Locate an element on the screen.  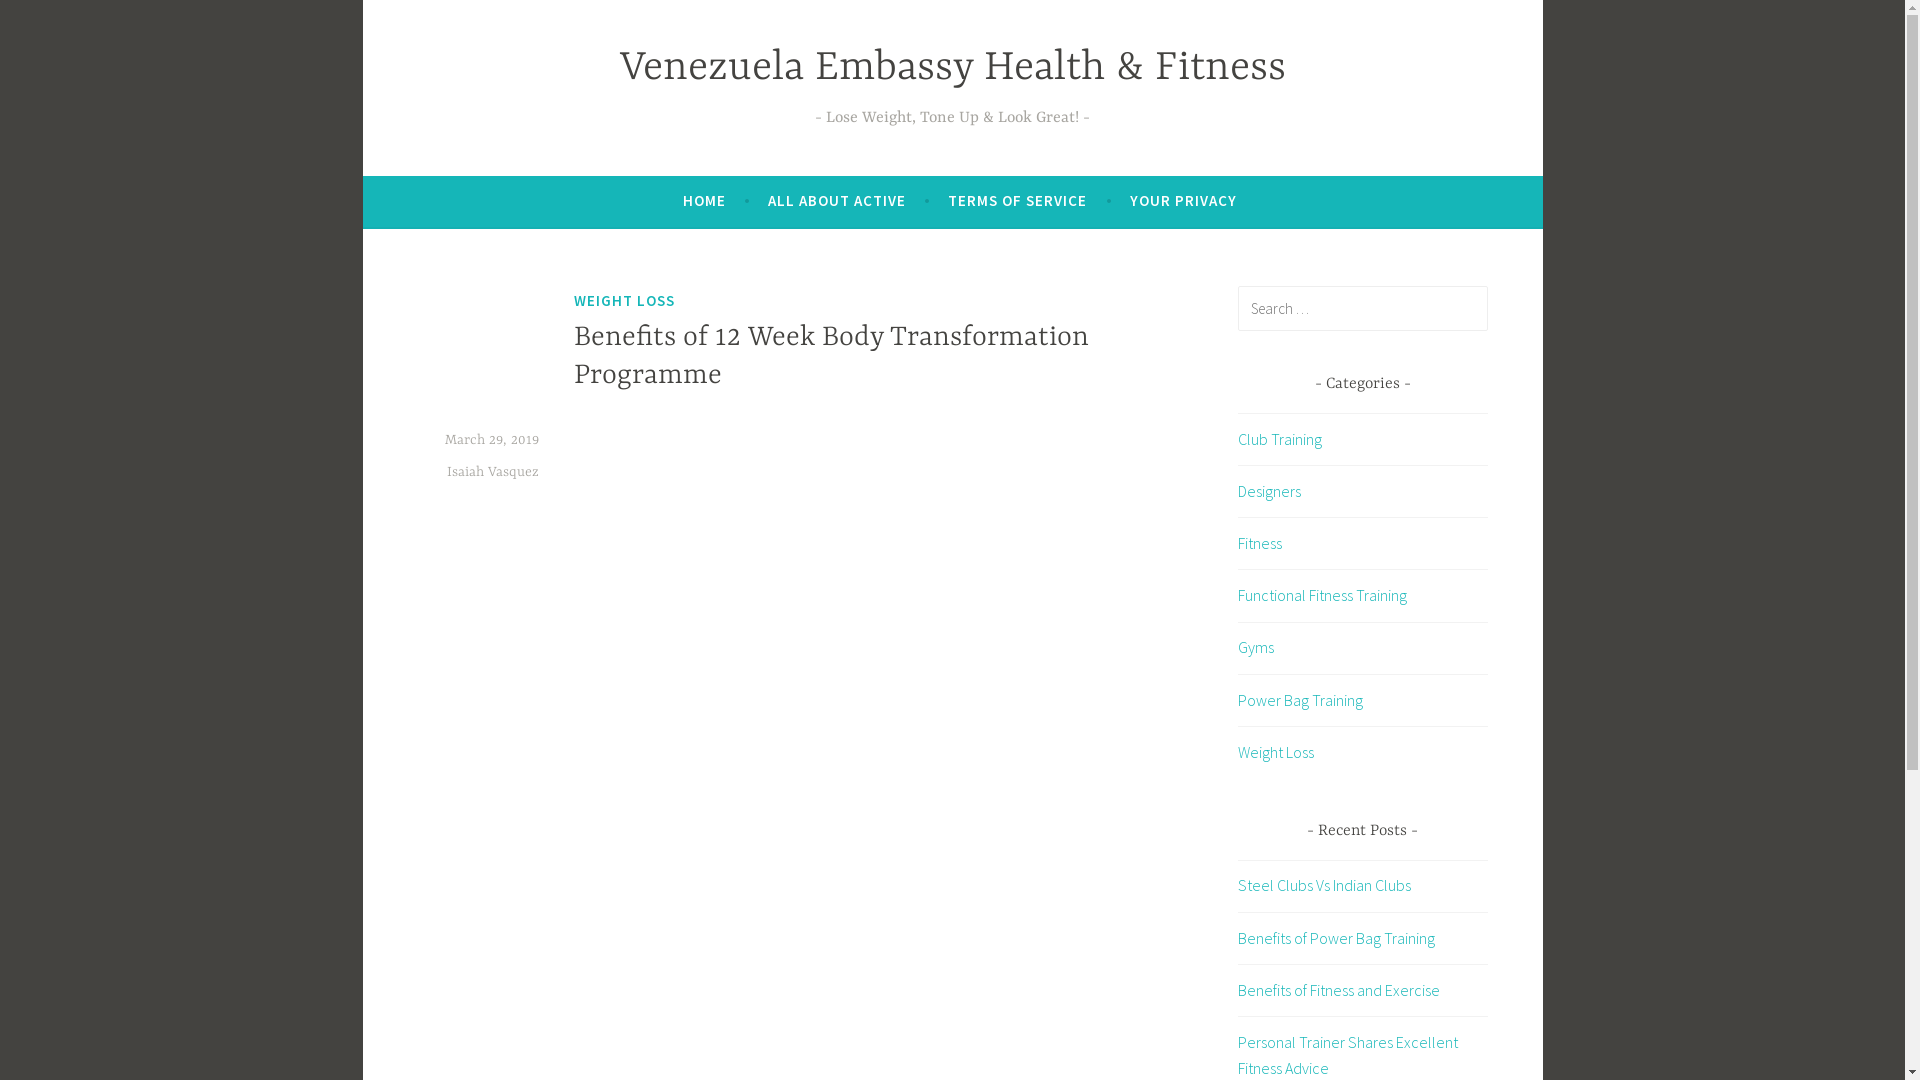
'March 29, 2019' is located at coordinates (490, 438).